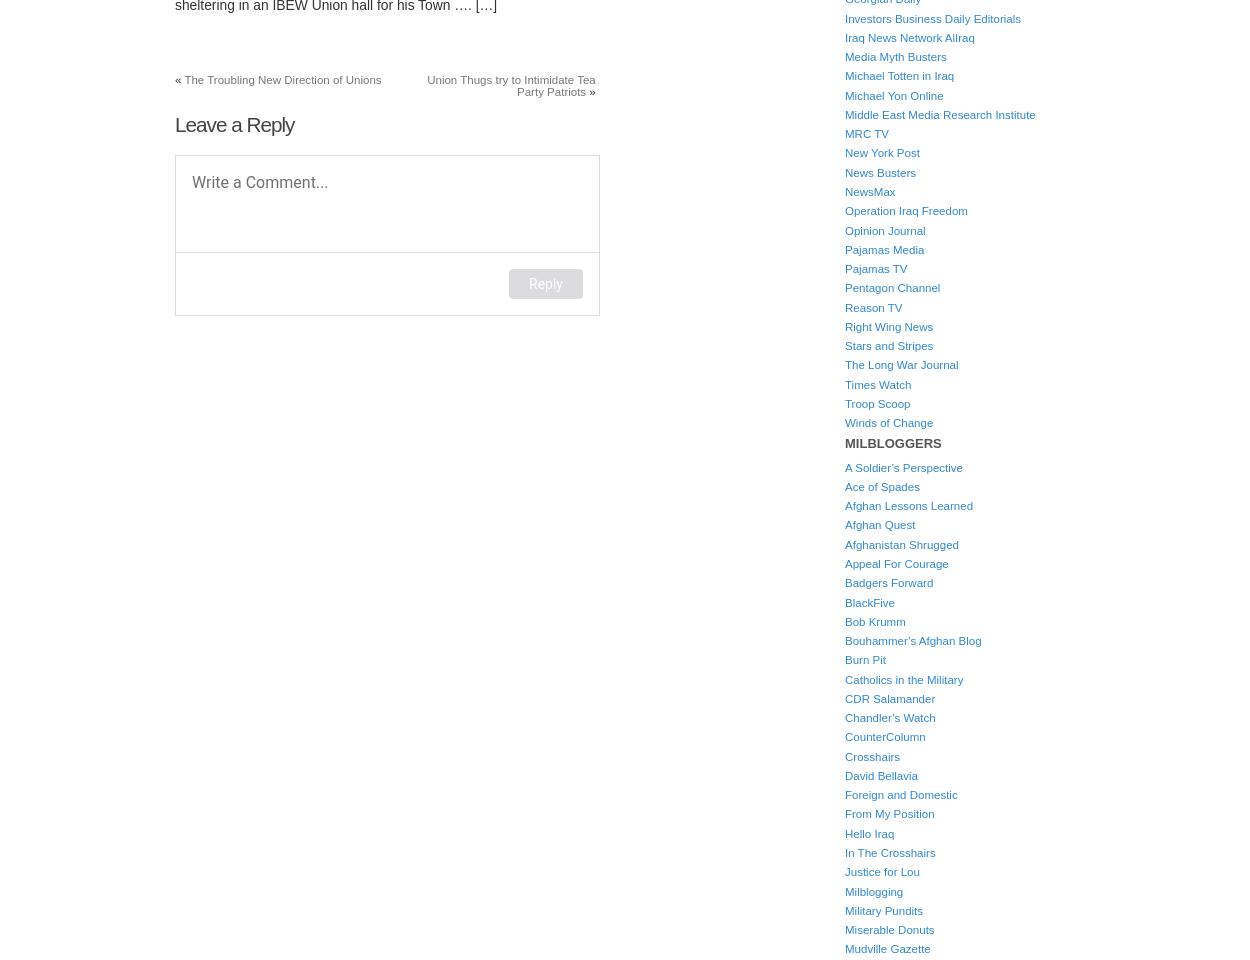  What do you see at coordinates (844, 735) in the screenshot?
I see `'CounterColumn'` at bounding box center [844, 735].